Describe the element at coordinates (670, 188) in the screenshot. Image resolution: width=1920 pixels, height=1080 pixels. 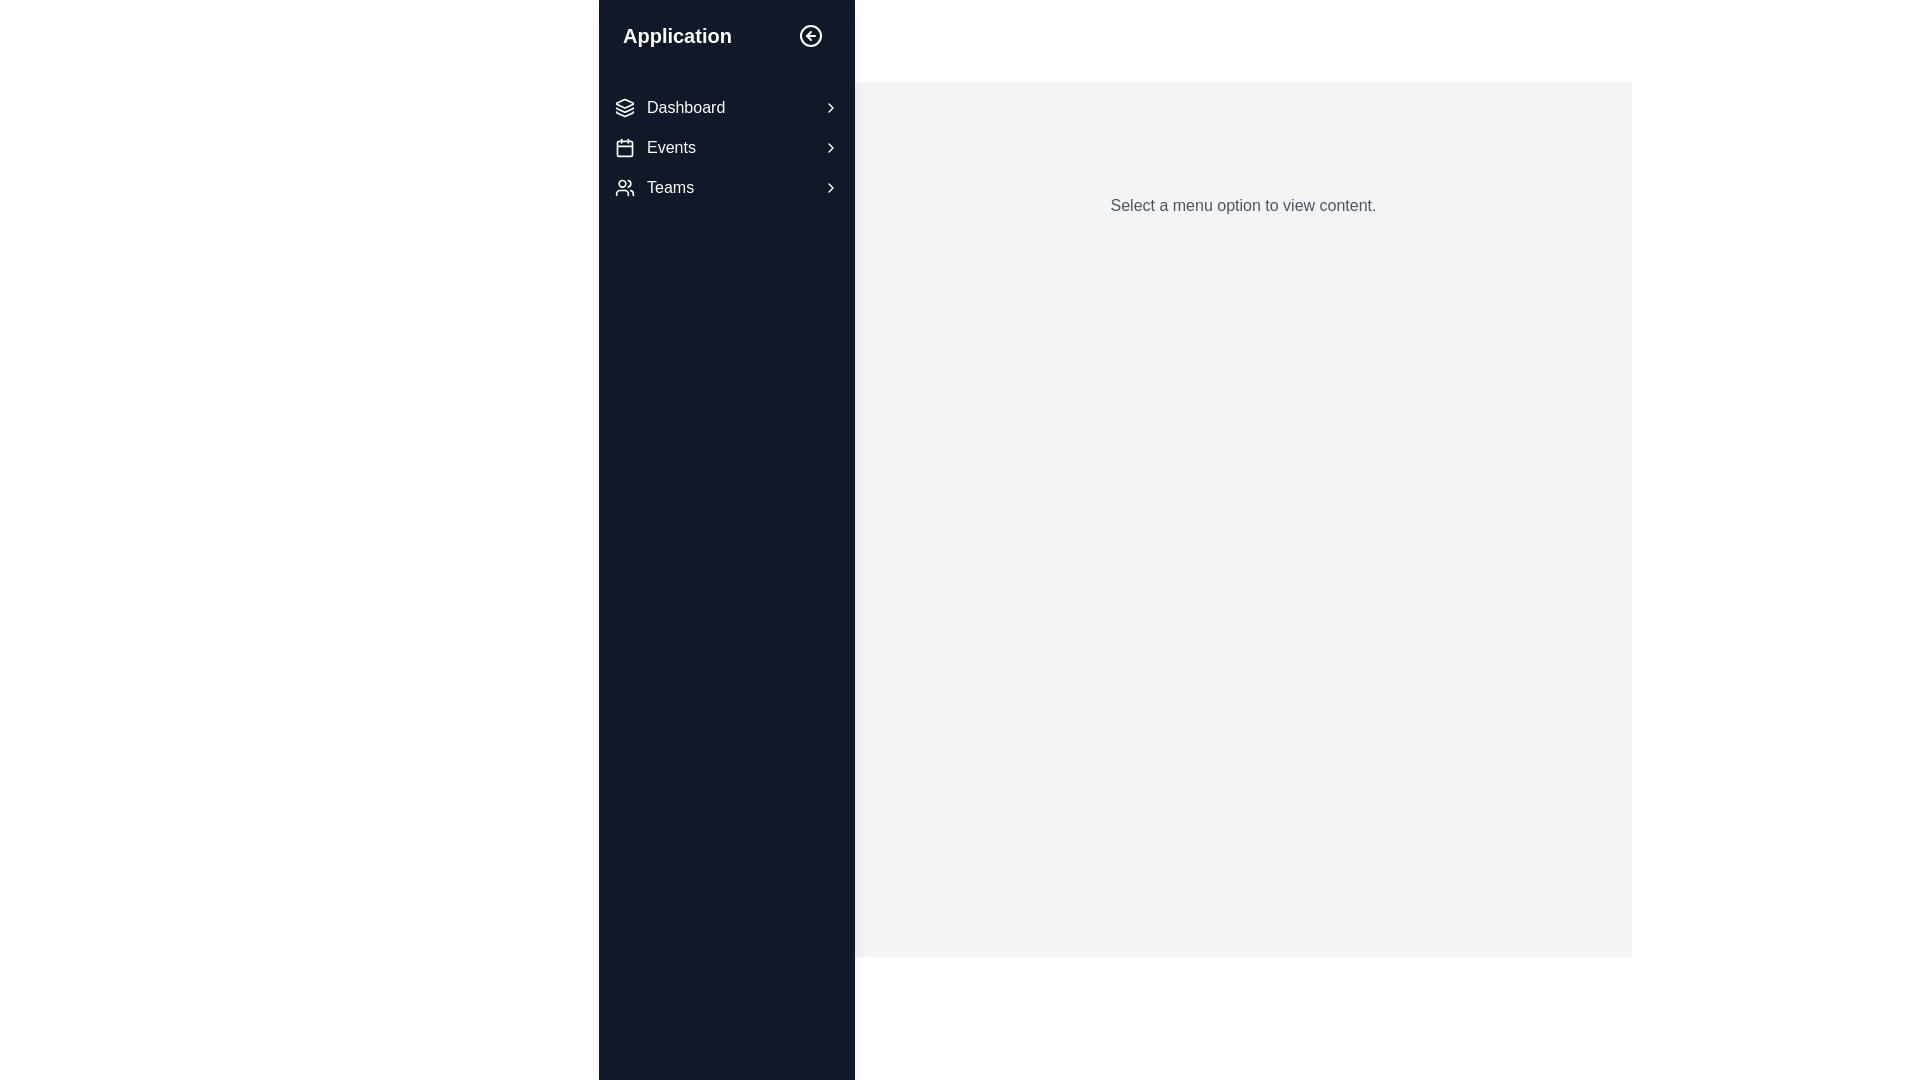
I see `the 'Teams' text label in the vertical navigation menu` at that location.